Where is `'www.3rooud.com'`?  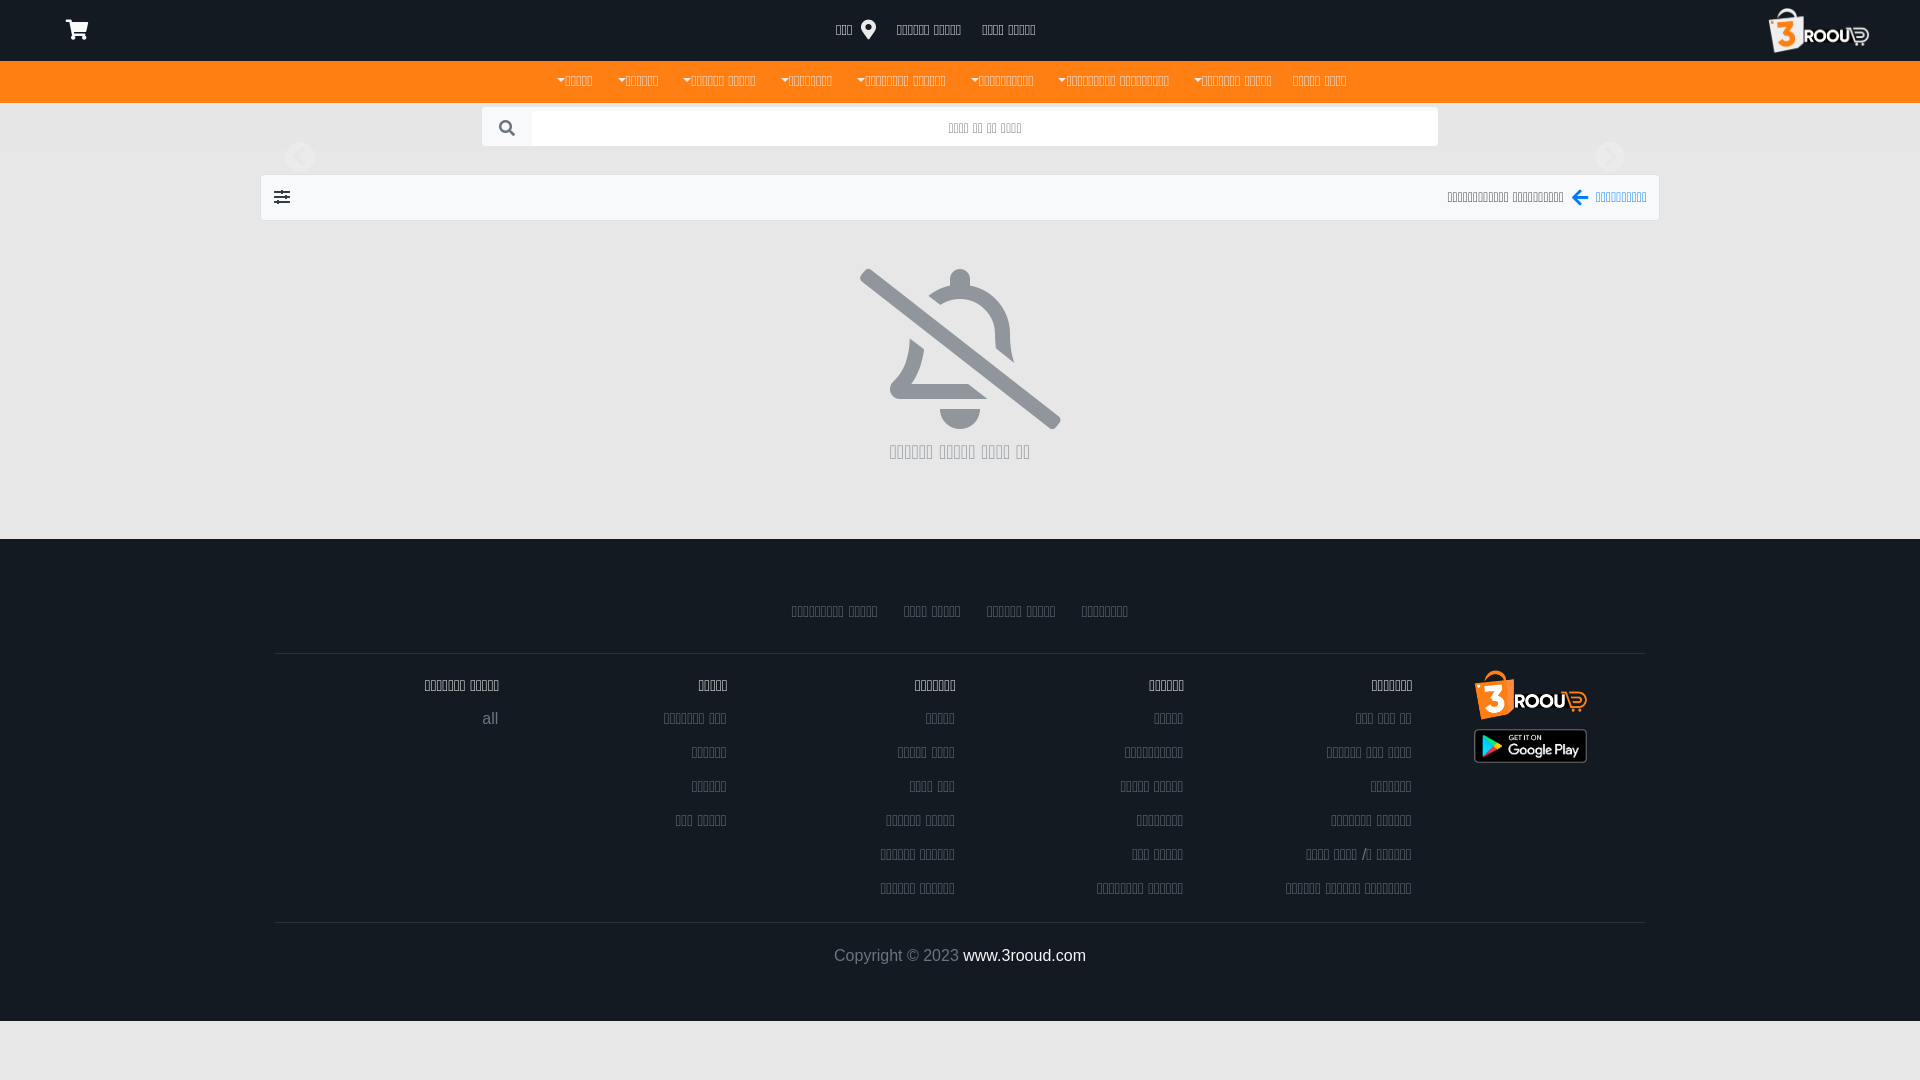
'www.3rooud.com' is located at coordinates (963, 953).